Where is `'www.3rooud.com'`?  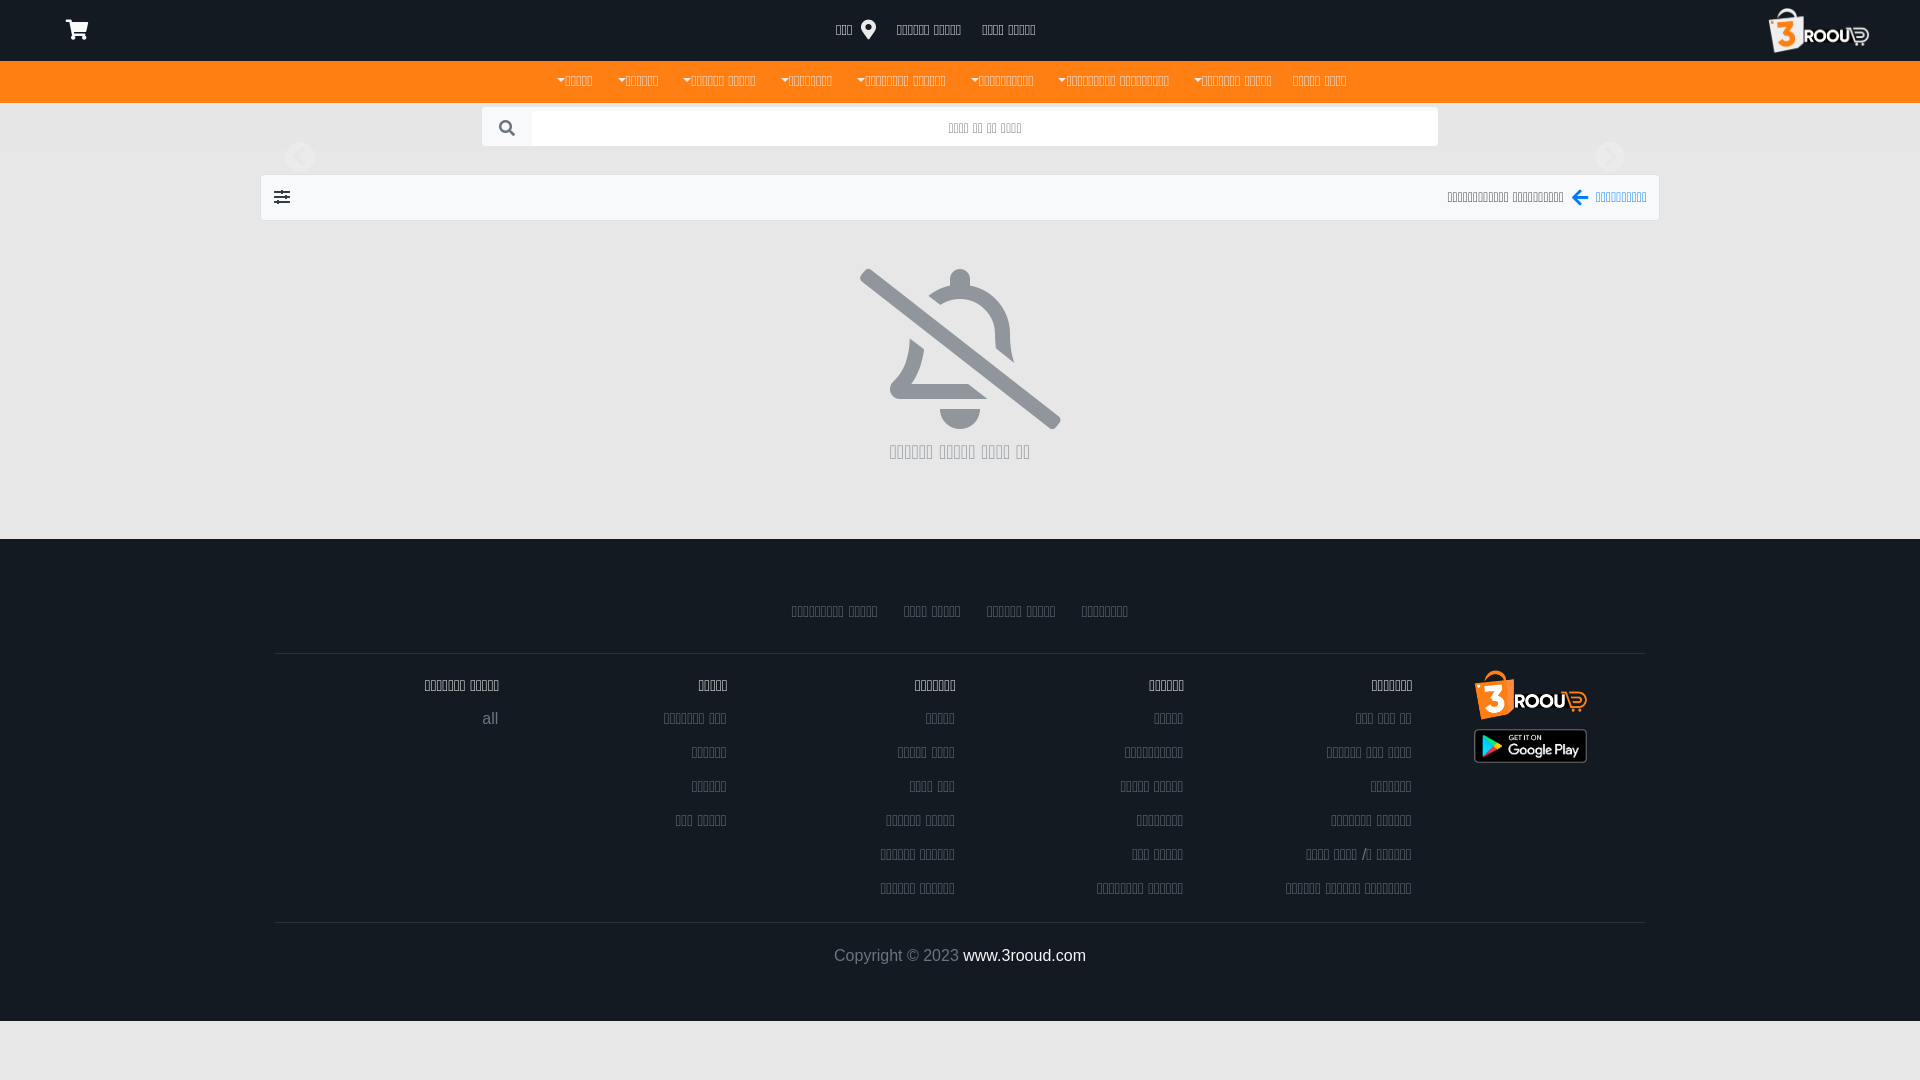
'www.3rooud.com' is located at coordinates (963, 953).